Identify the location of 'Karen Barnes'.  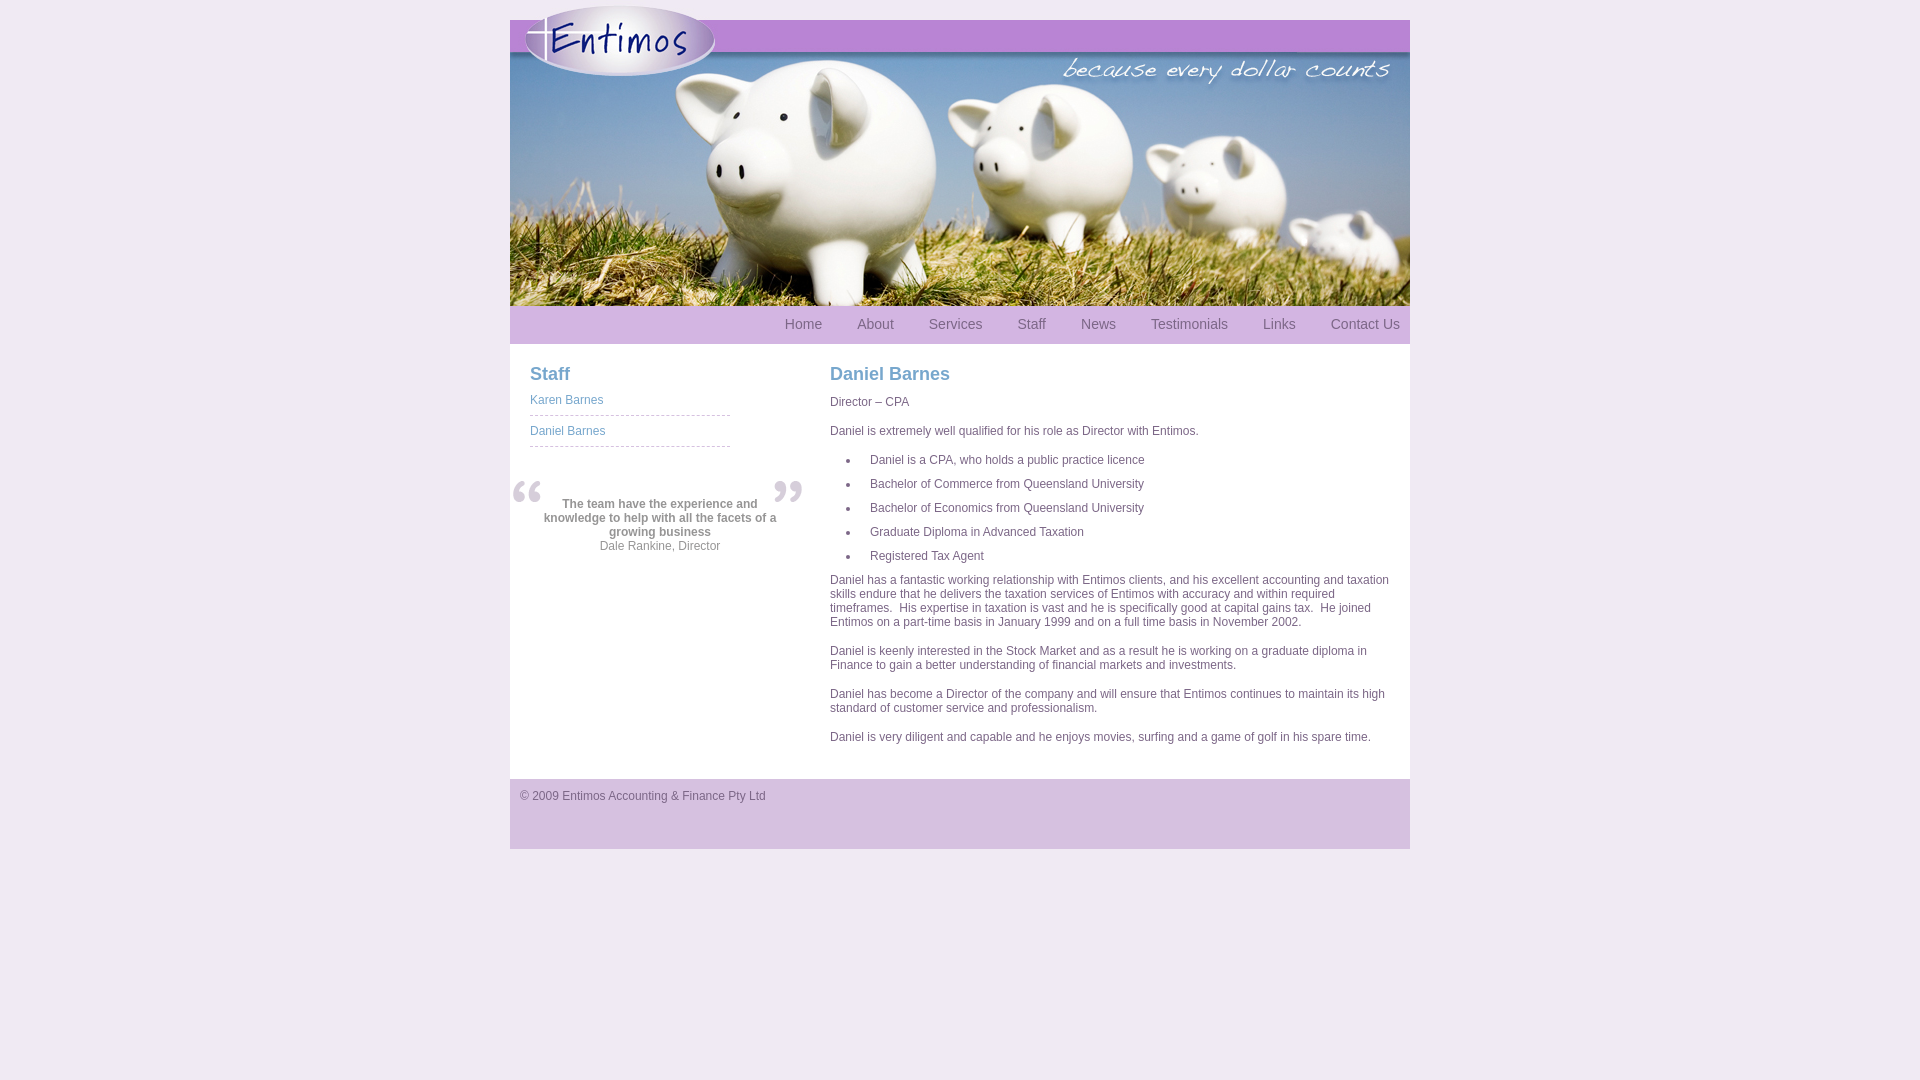
(565, 400).